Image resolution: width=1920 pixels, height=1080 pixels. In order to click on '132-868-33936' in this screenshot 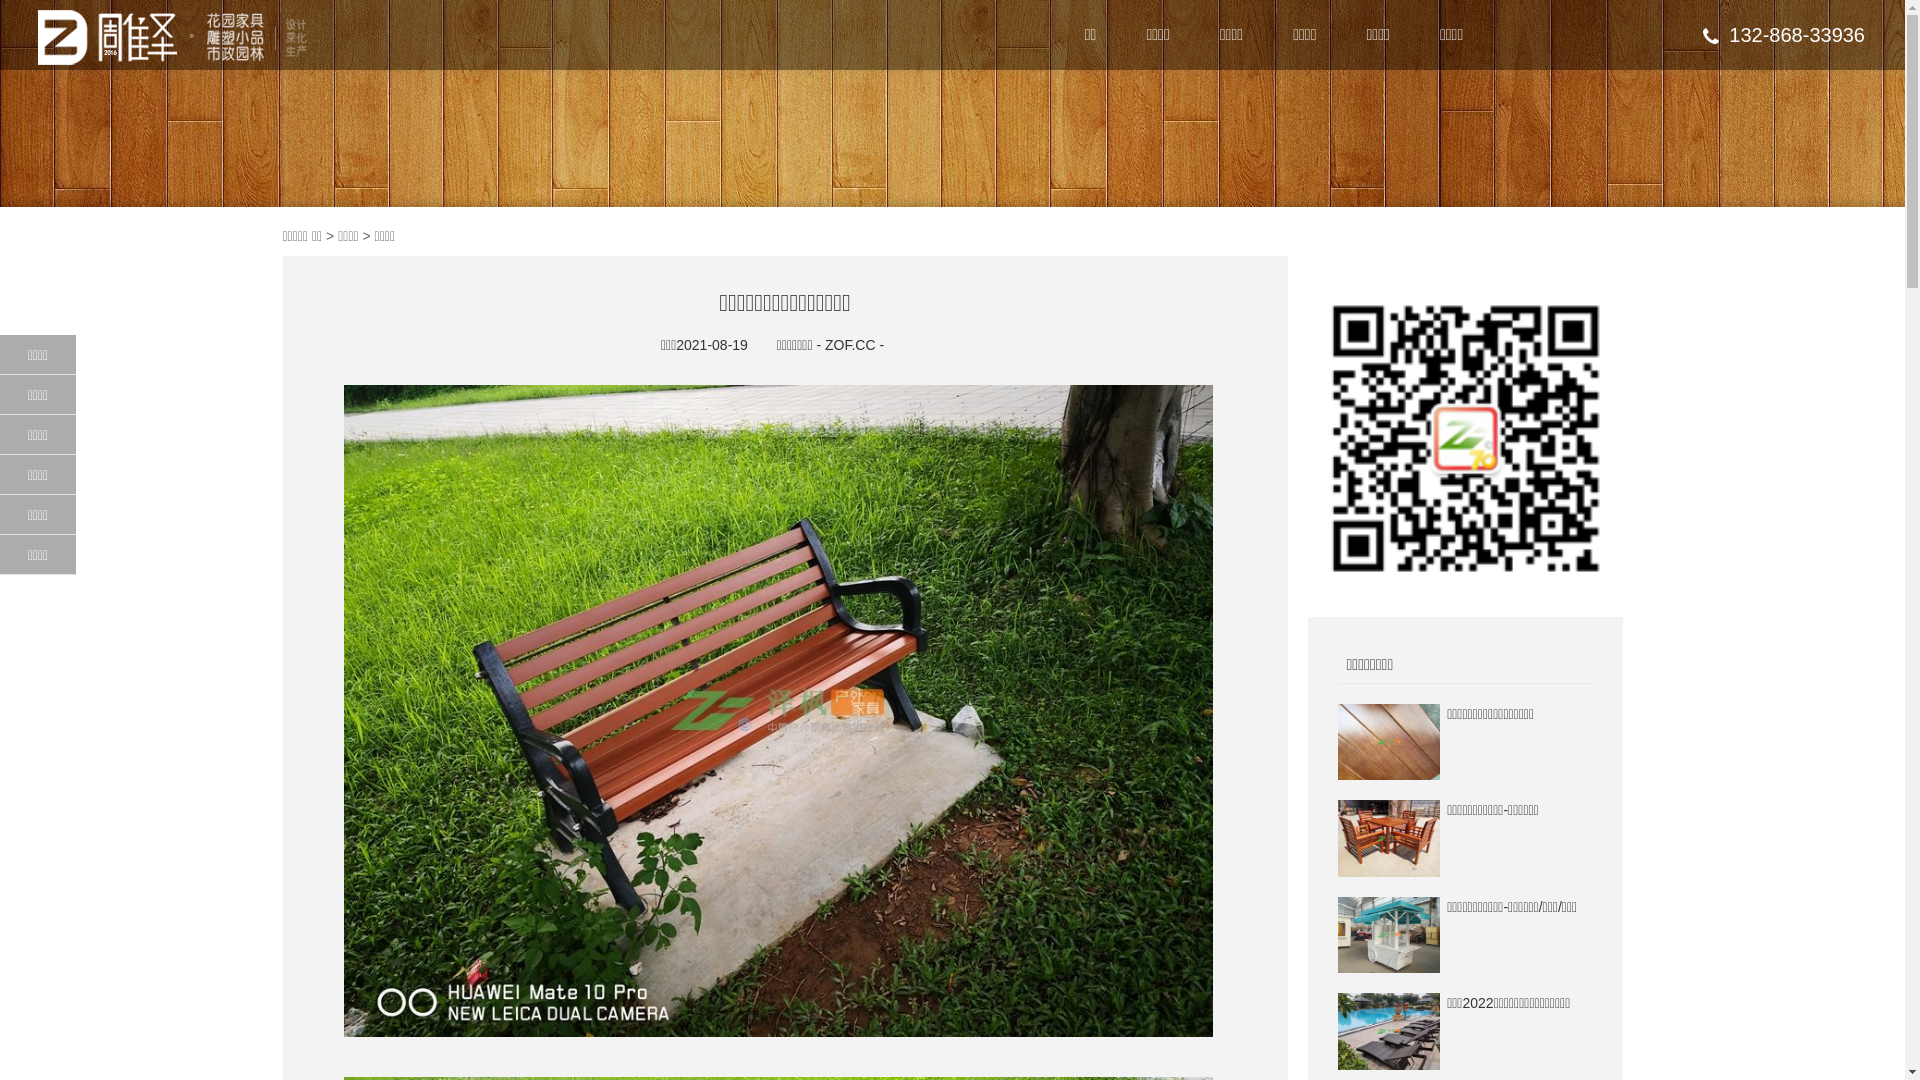, I will do `click(1784, 34)`.